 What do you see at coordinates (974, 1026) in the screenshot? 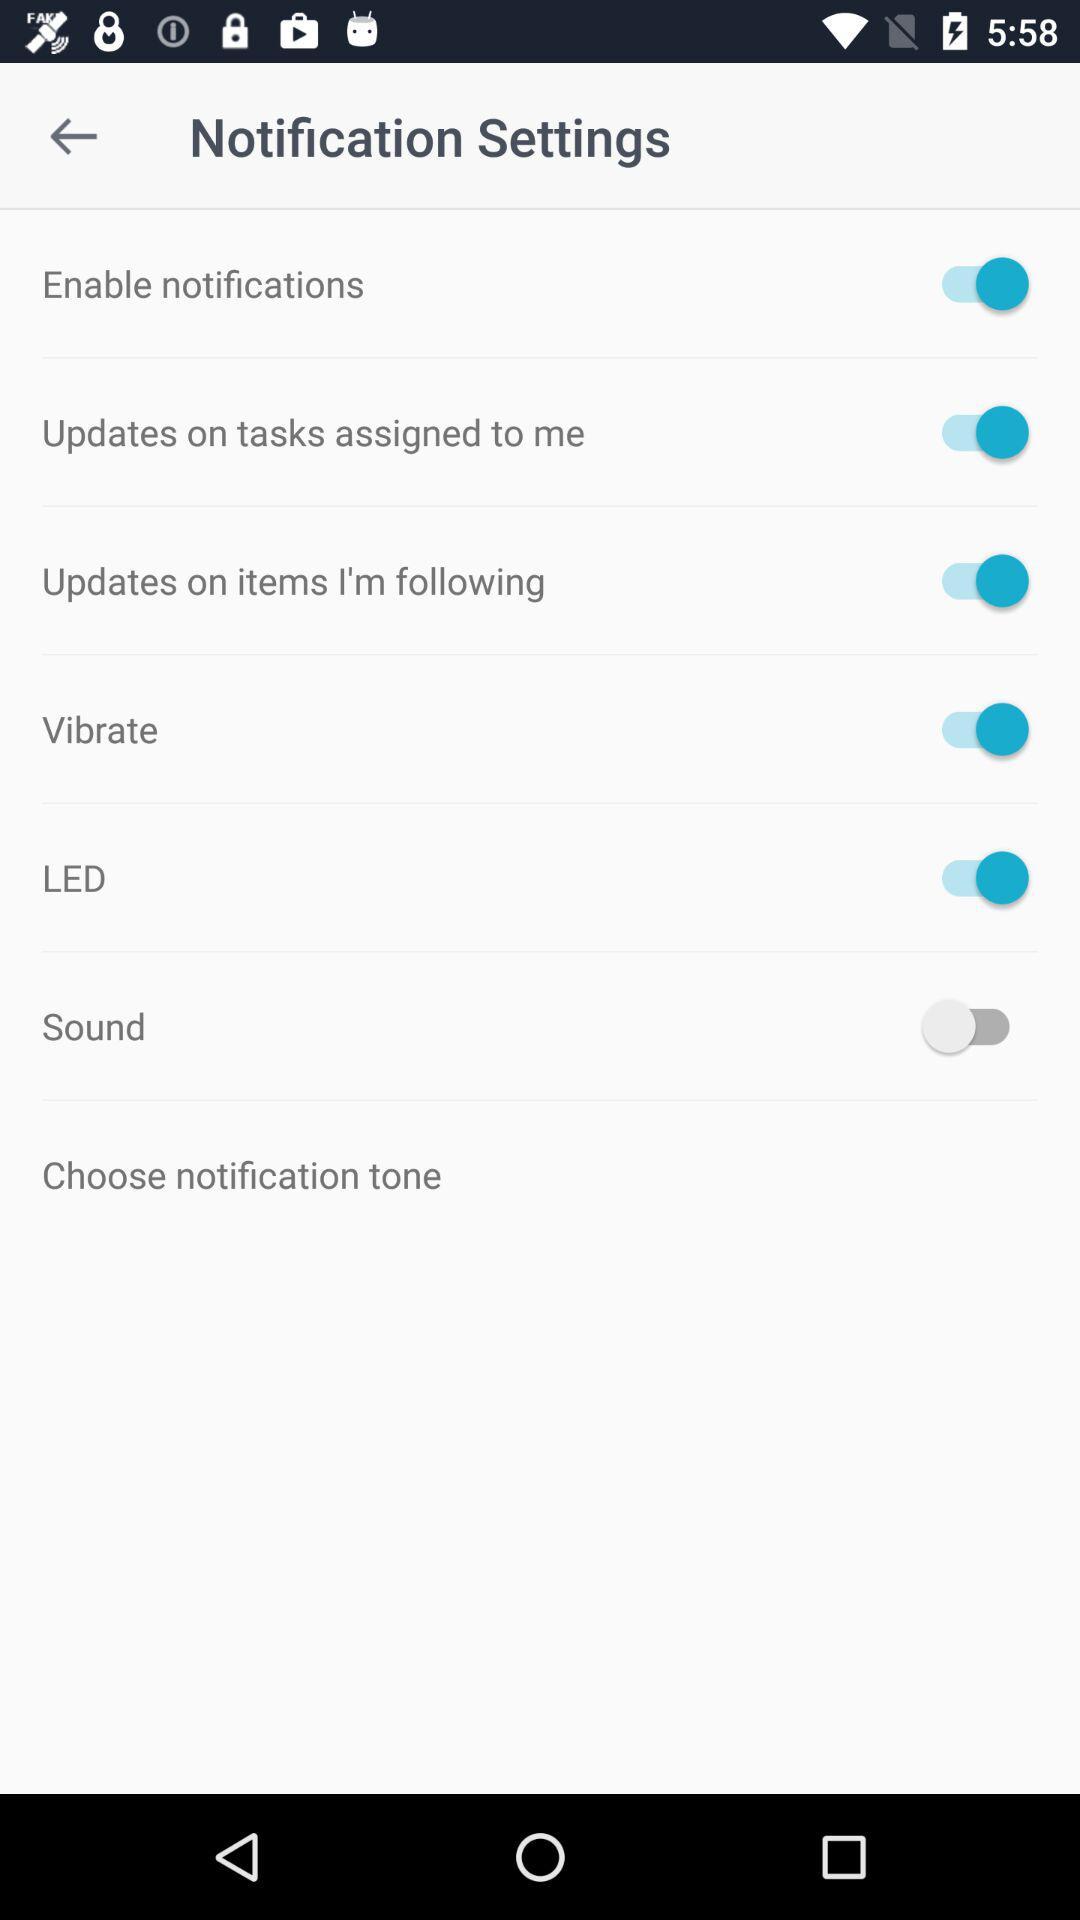
I see `the icon next to sound item` at bounding box center [974, 1026].